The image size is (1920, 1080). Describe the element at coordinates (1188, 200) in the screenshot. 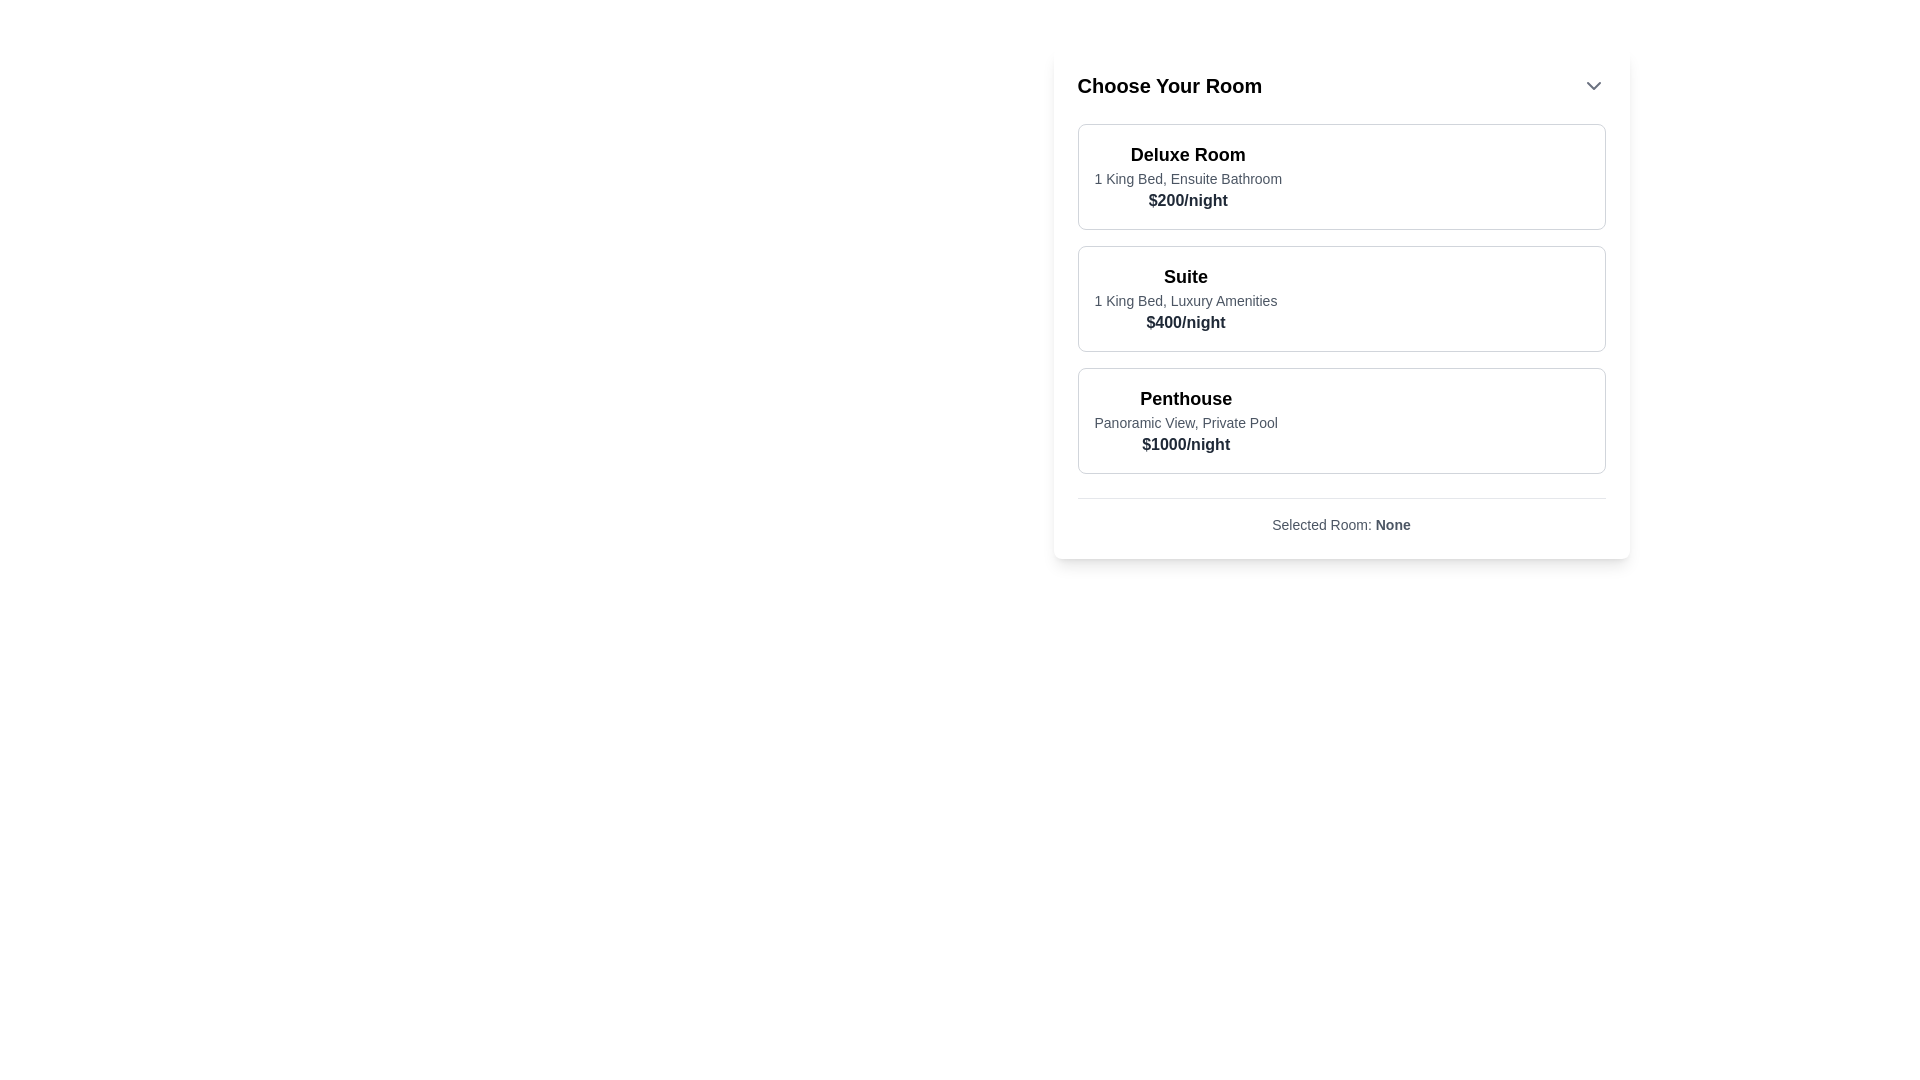

I see `the Text Display showing '$200/night' in bold and dark gray located below the room description for the 'Deluxe Room' option` at that location.